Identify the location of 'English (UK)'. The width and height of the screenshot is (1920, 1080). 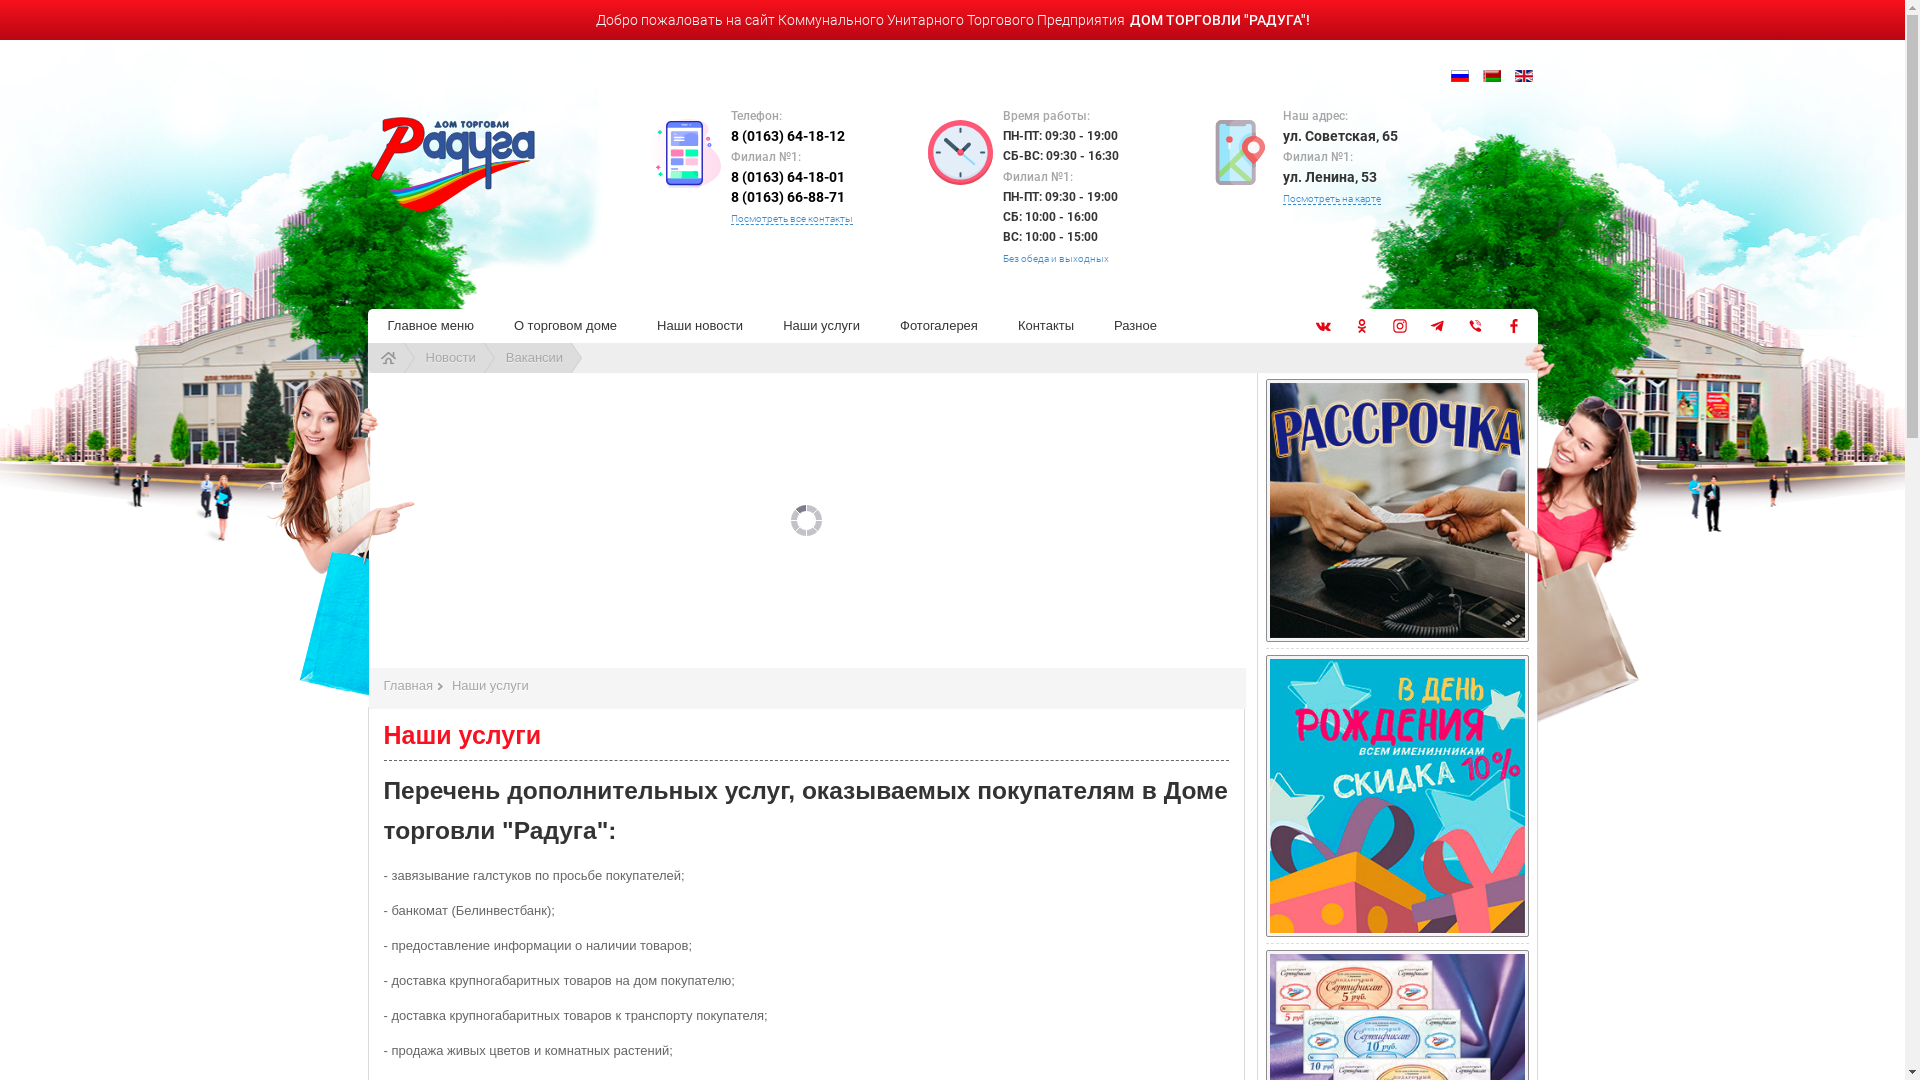
(1521, 75).